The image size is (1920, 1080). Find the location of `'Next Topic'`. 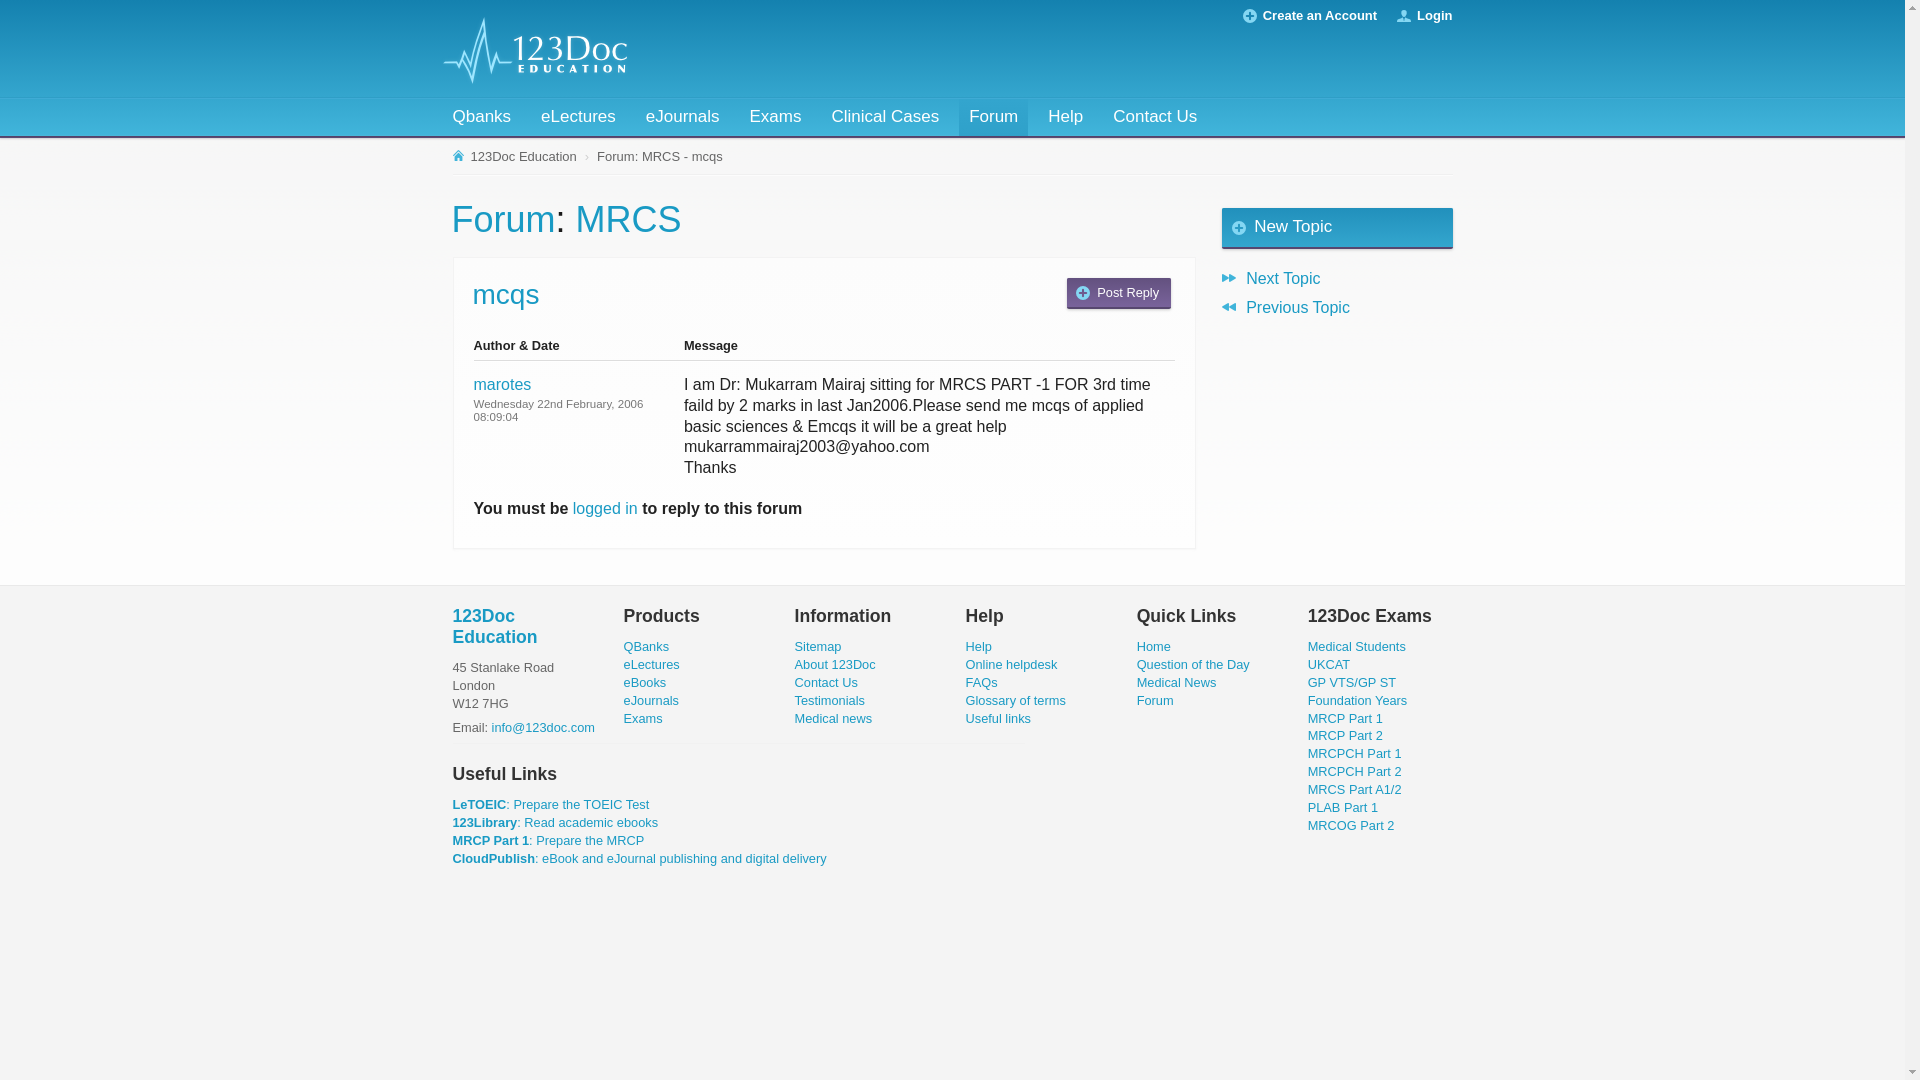

'Next Topic' is located at coordinates (1337, 277).